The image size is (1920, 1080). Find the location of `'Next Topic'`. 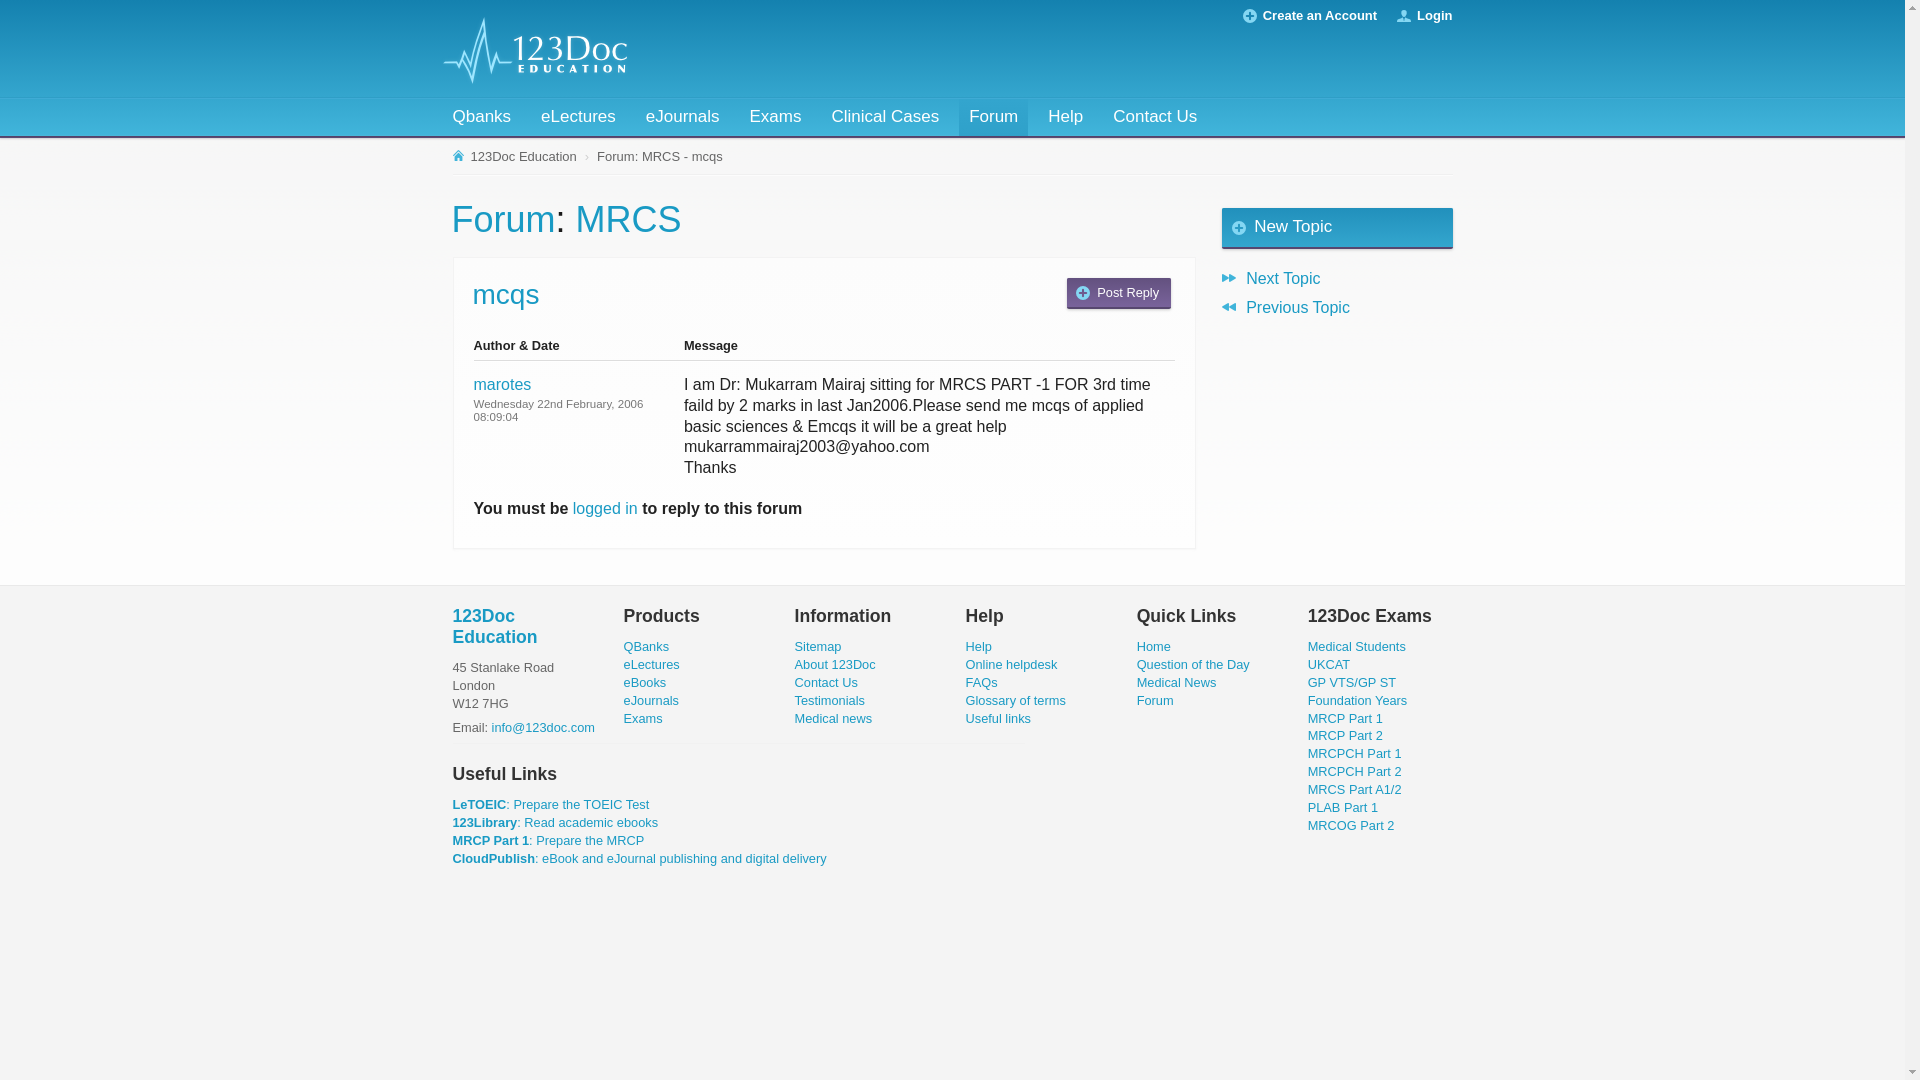

'Next Topic' is located at coordinates (1337, 277).